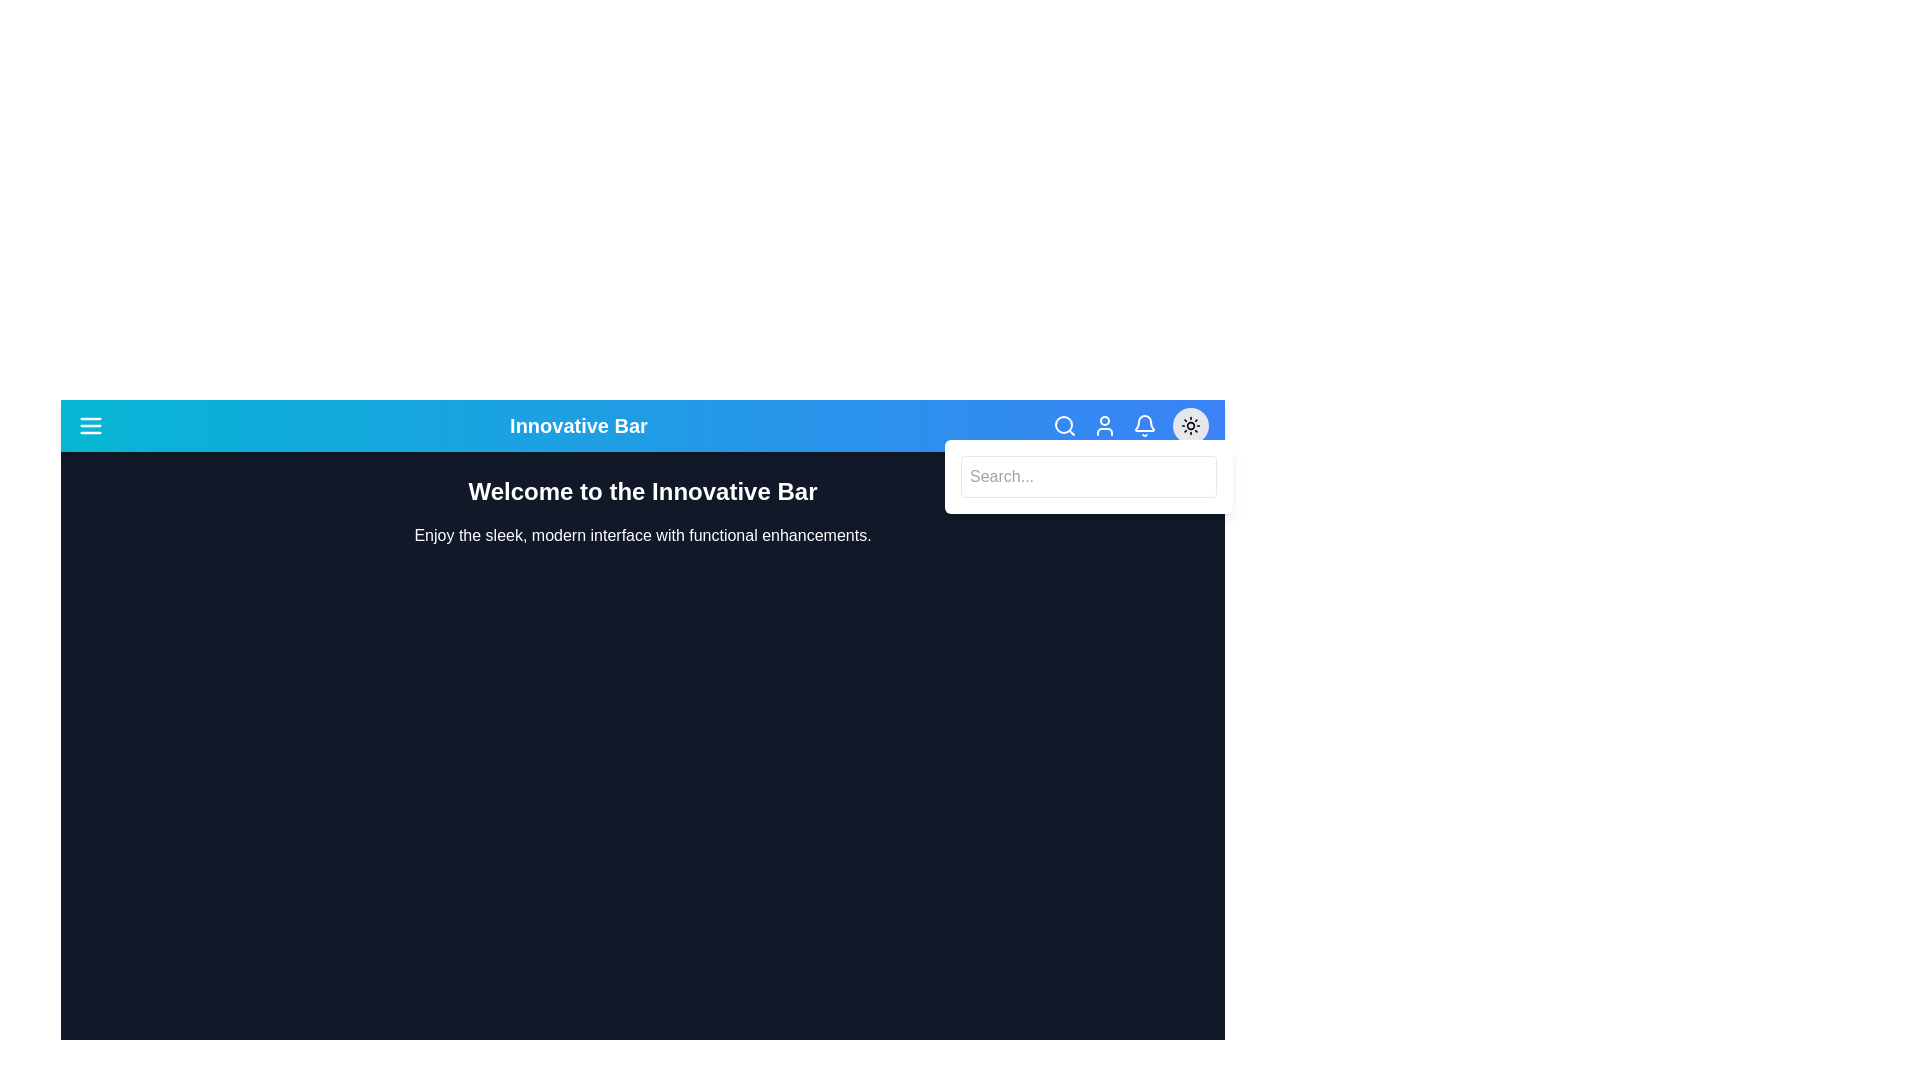  Describe the element at coordinates (1103, 424) in the screenshot. I see `the user icon to perform the intended action` at that location.